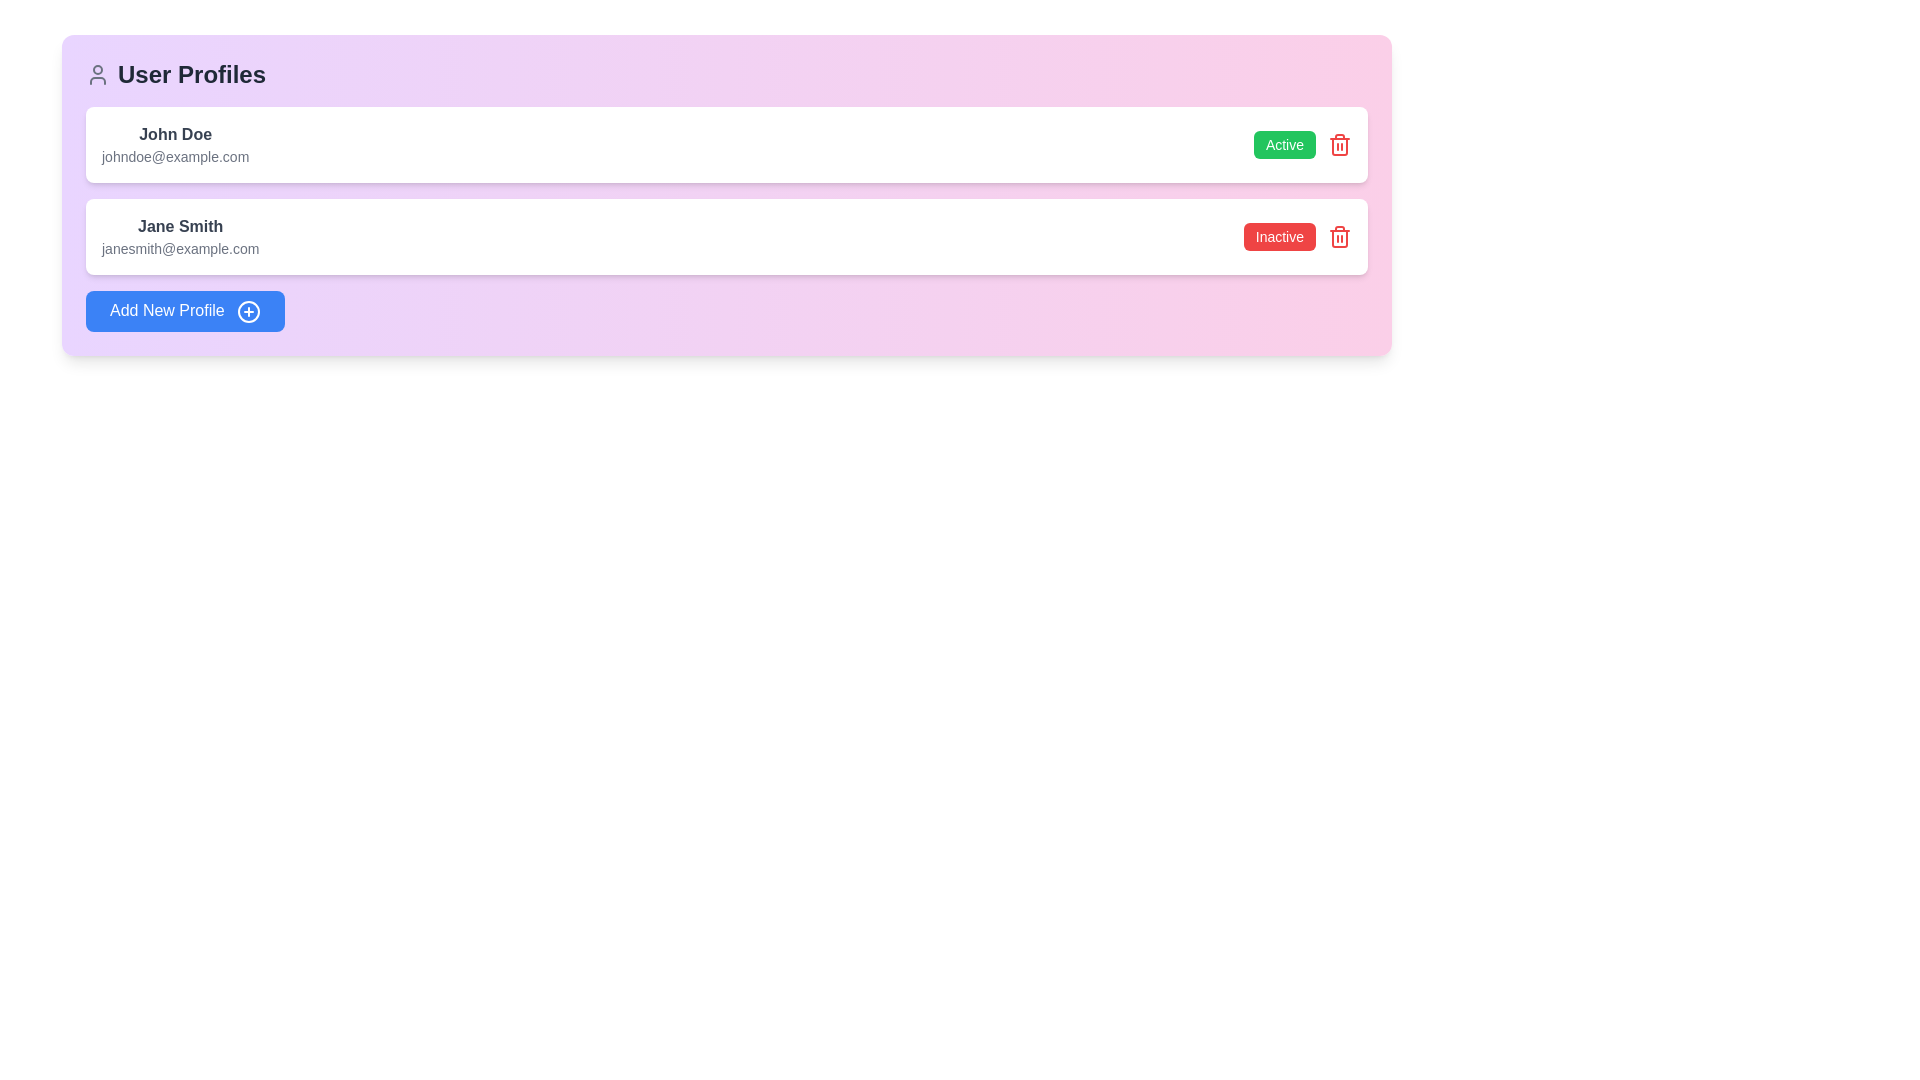 The height and width of the screenshot is (1080, 1920). What do you see at coordinates (248, 311) in the screenshot?
I see `the icon located to the right side of the blue button labeled 'Add New Profile', which signifies an action to add or create something new` at bounding box center [248, 311].